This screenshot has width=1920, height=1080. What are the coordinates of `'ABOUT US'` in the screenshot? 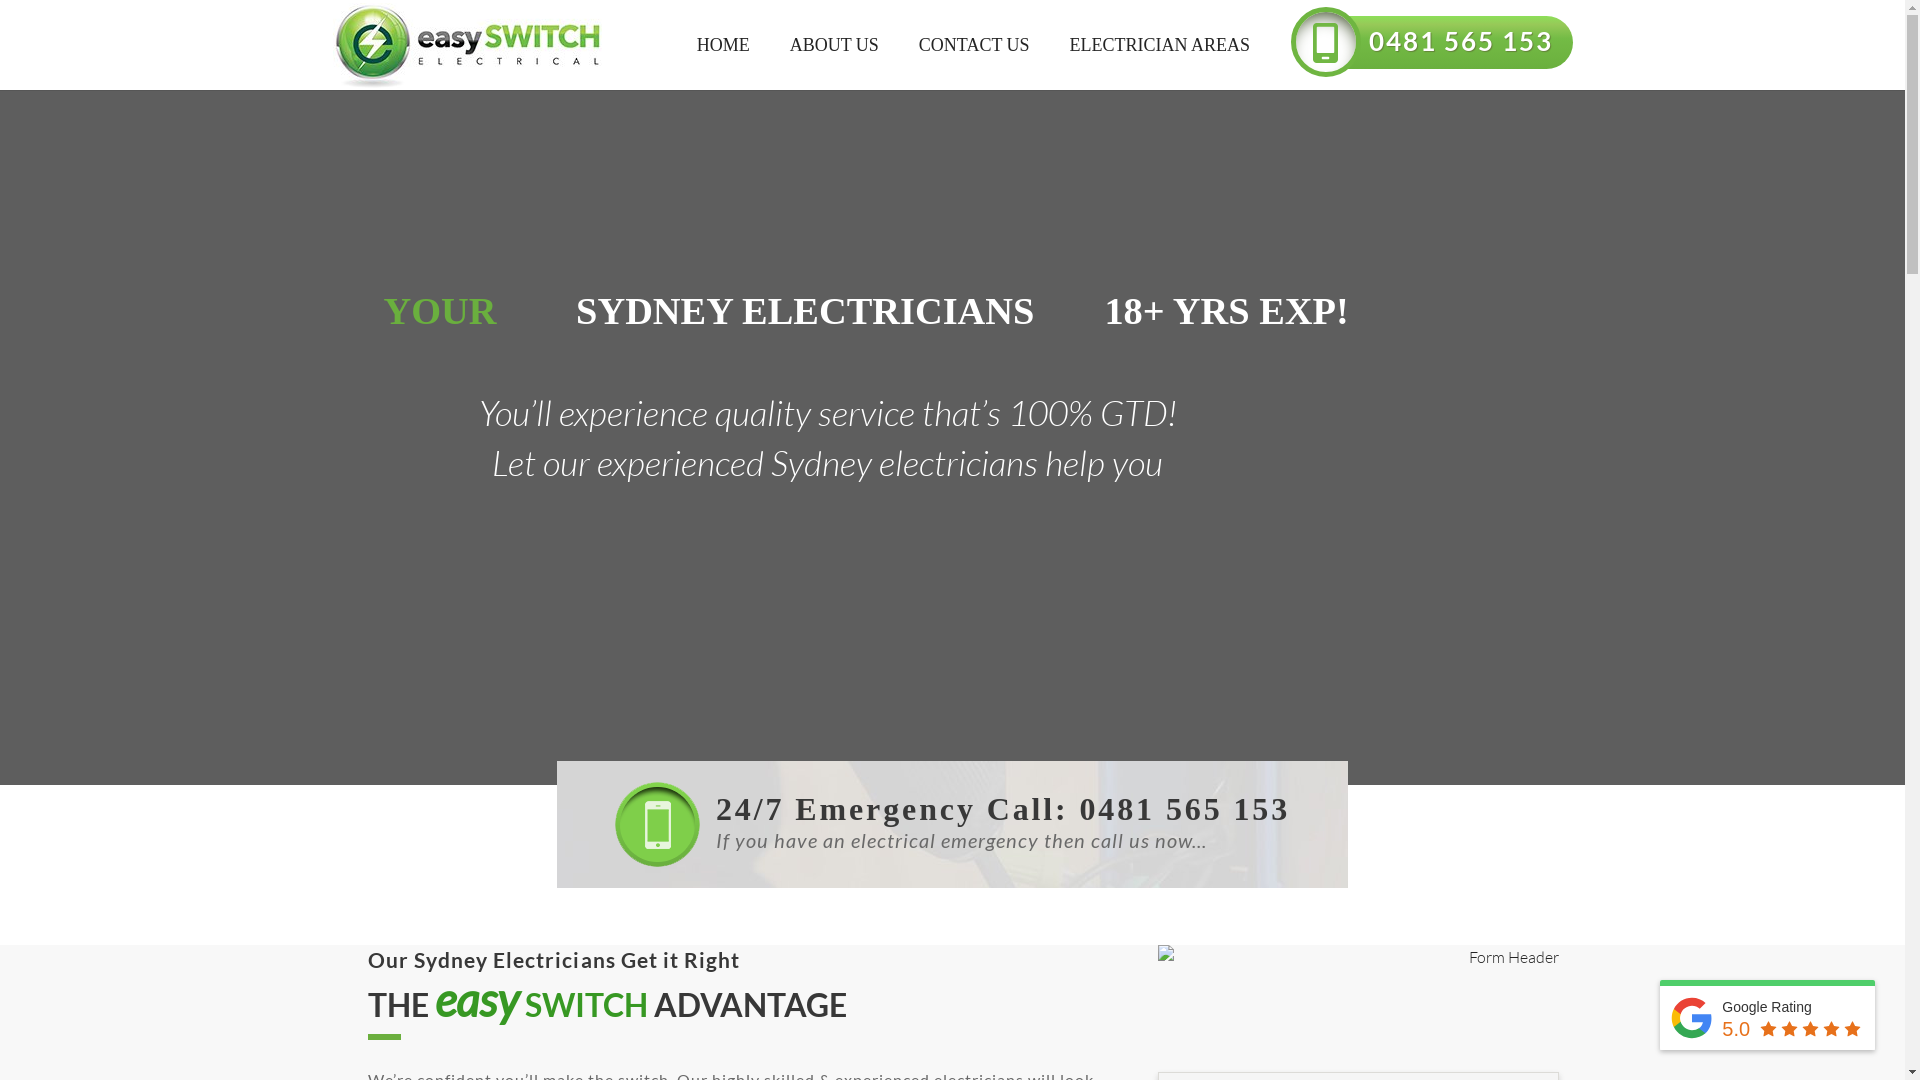 It's located at (768, 45).